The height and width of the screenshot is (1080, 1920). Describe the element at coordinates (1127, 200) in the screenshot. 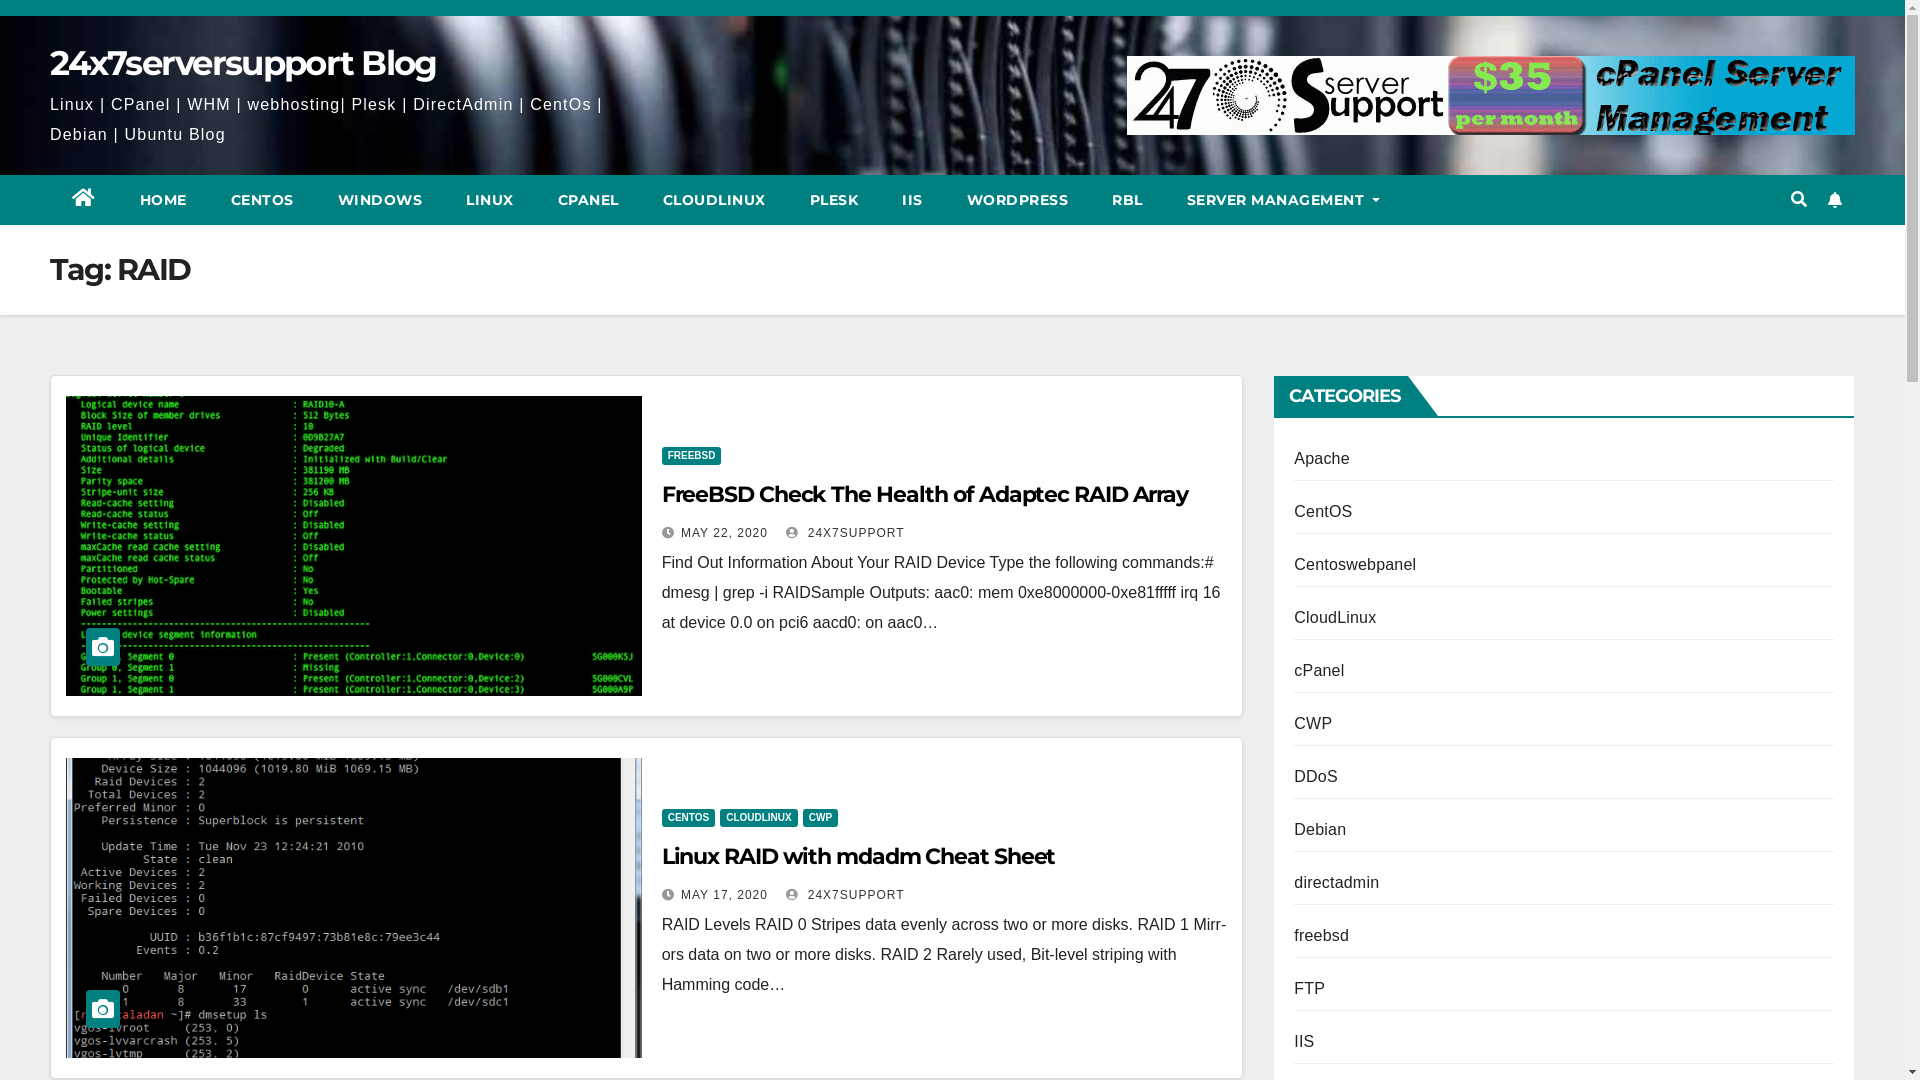

I see `'RBL'` at that location.